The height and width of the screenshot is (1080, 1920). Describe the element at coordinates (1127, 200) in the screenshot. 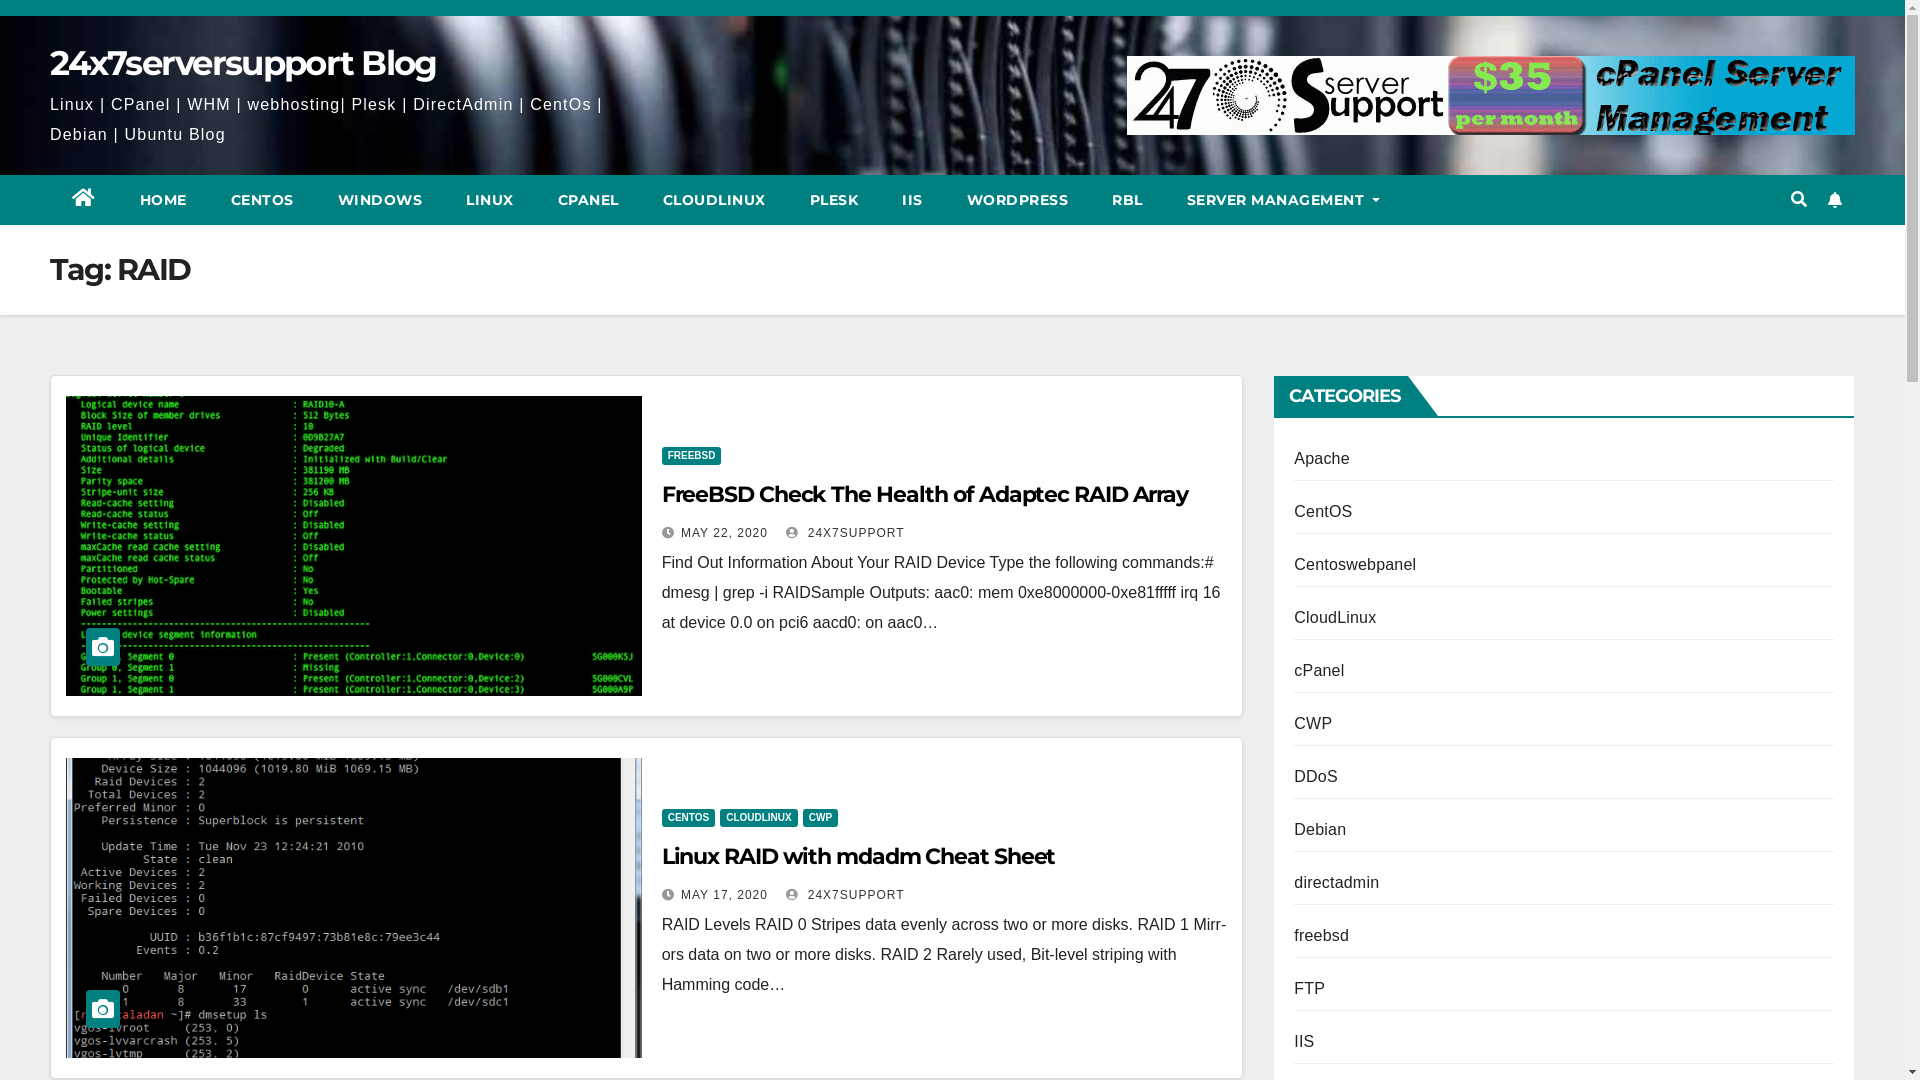

I see `'RBL'` at that location.